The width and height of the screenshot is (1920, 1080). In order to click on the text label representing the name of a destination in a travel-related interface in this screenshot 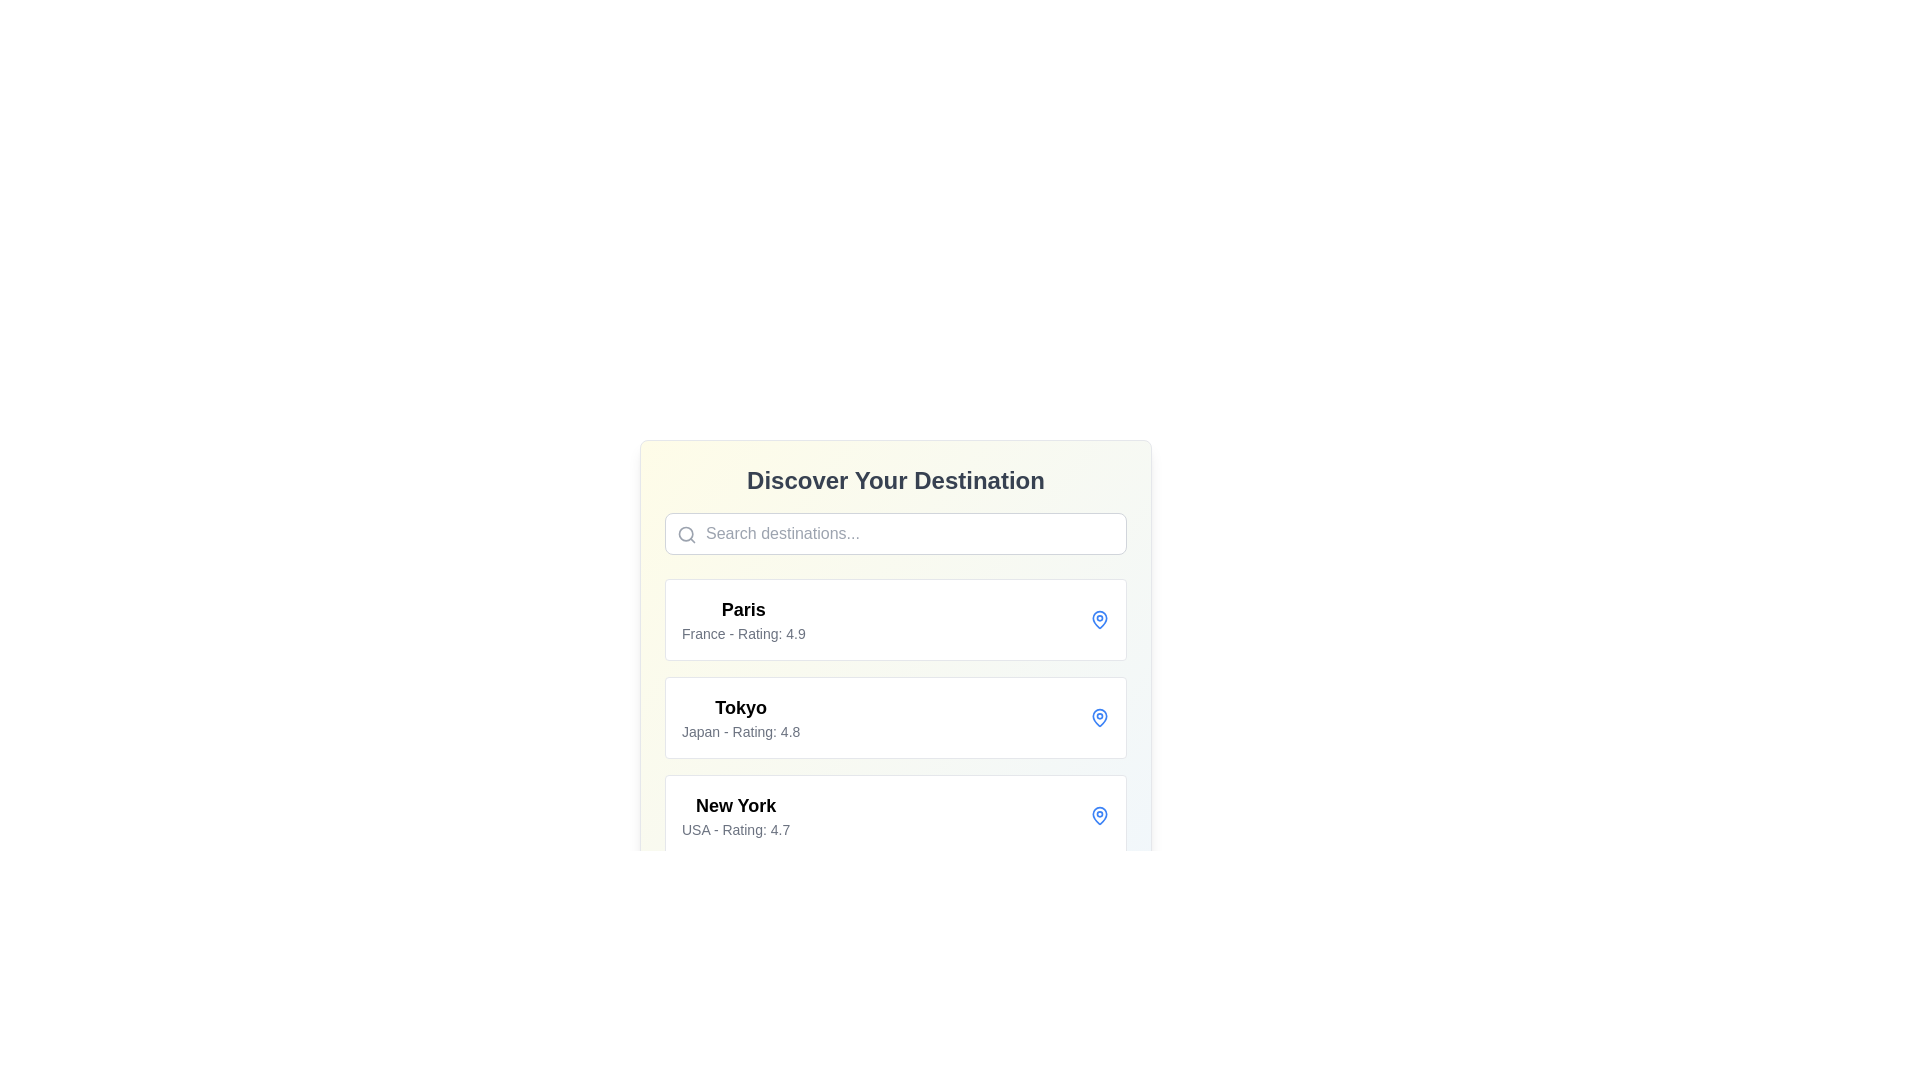, I will do `click(740, 707)`.